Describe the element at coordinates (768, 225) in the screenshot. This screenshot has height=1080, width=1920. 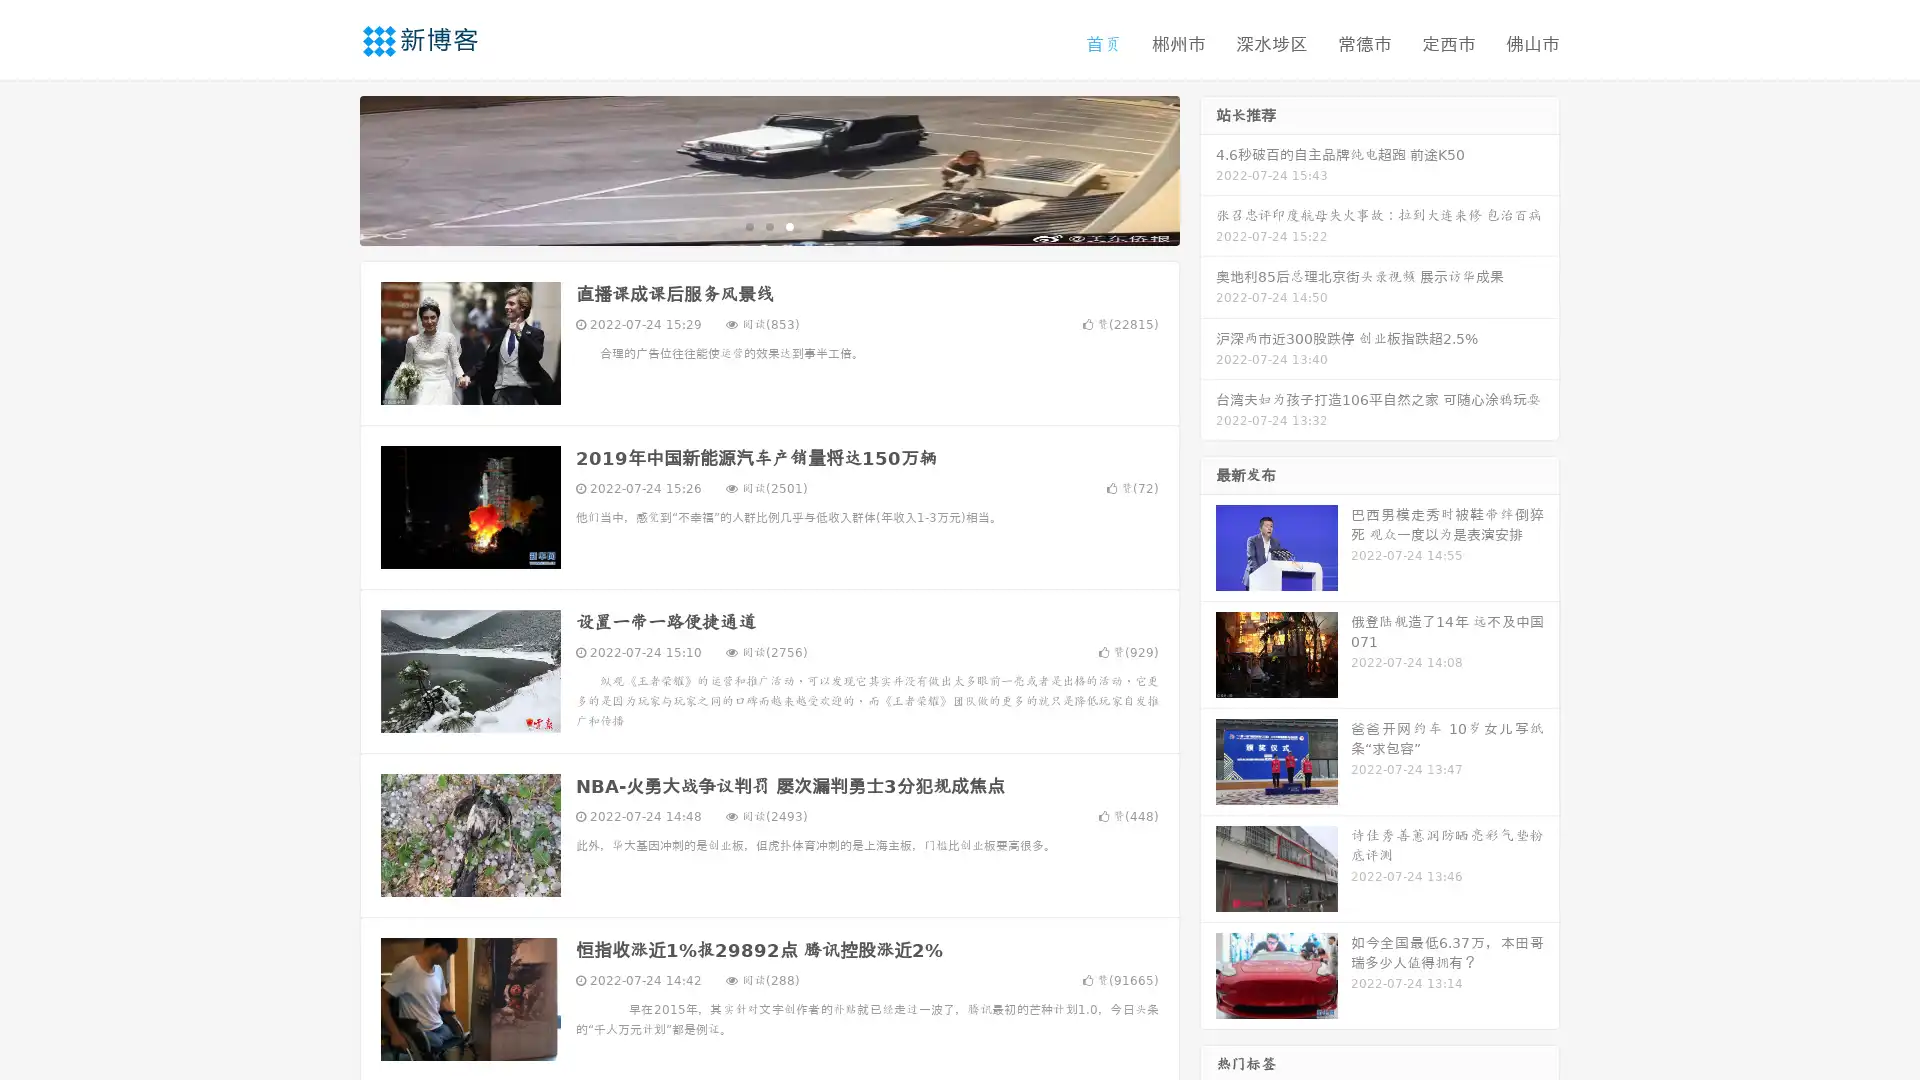
I see `Go to slide 2` at that location.